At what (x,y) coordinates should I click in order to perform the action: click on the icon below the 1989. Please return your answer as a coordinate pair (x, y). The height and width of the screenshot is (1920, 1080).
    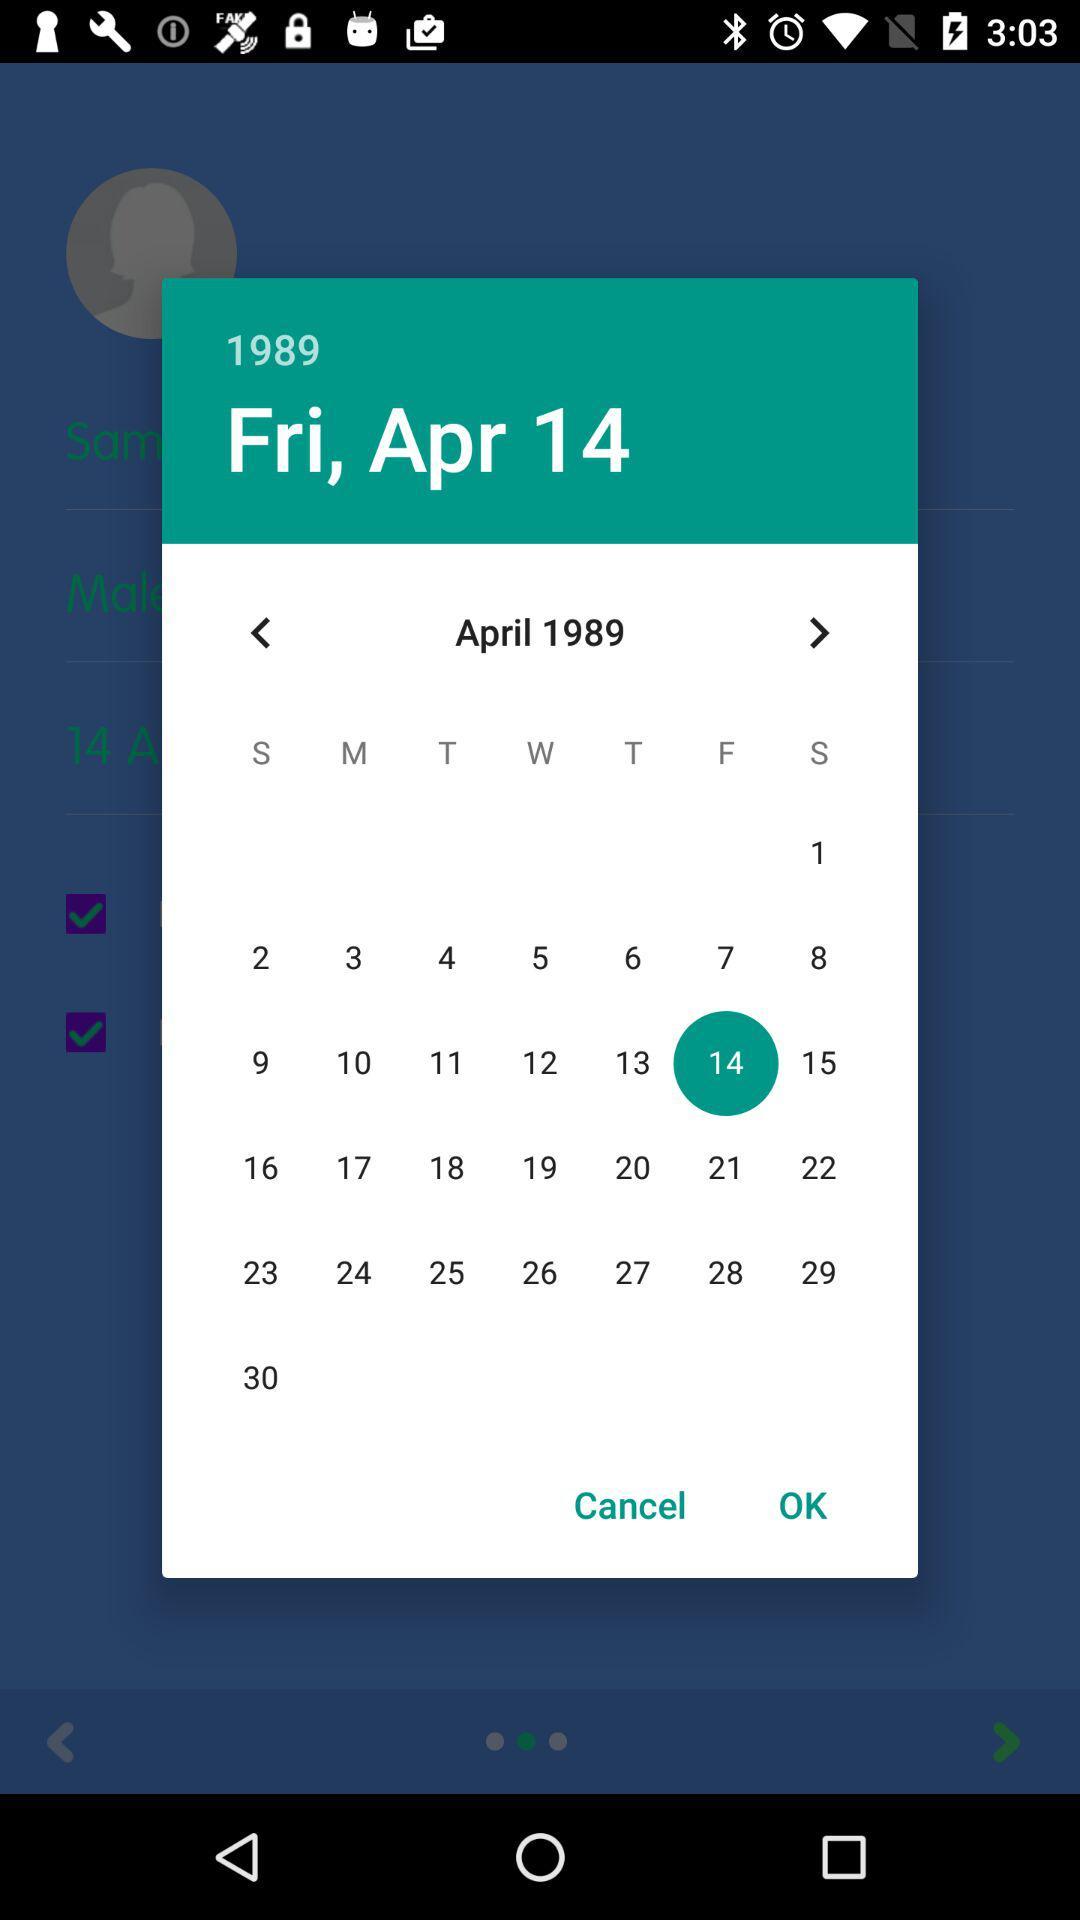
    Looking at the image, I should click on (427, 435).